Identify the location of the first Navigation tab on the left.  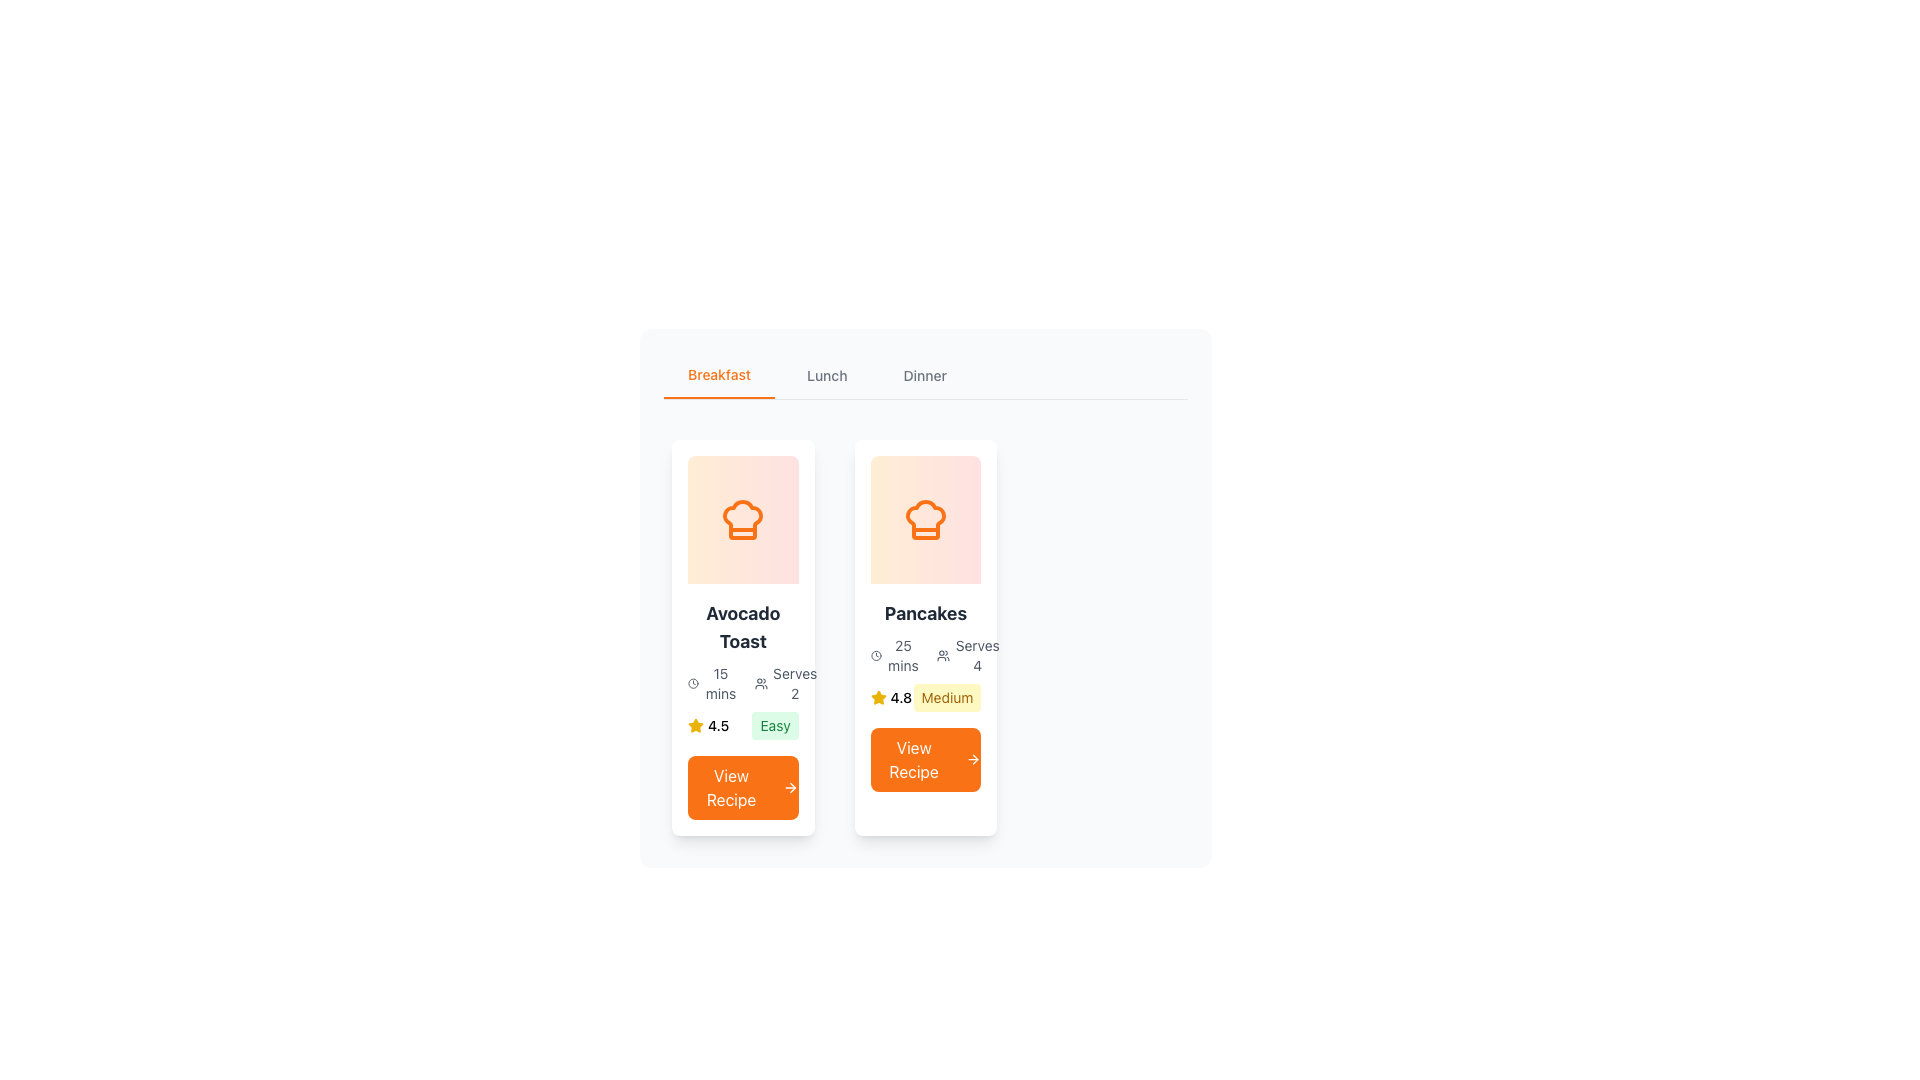
(719, 375).